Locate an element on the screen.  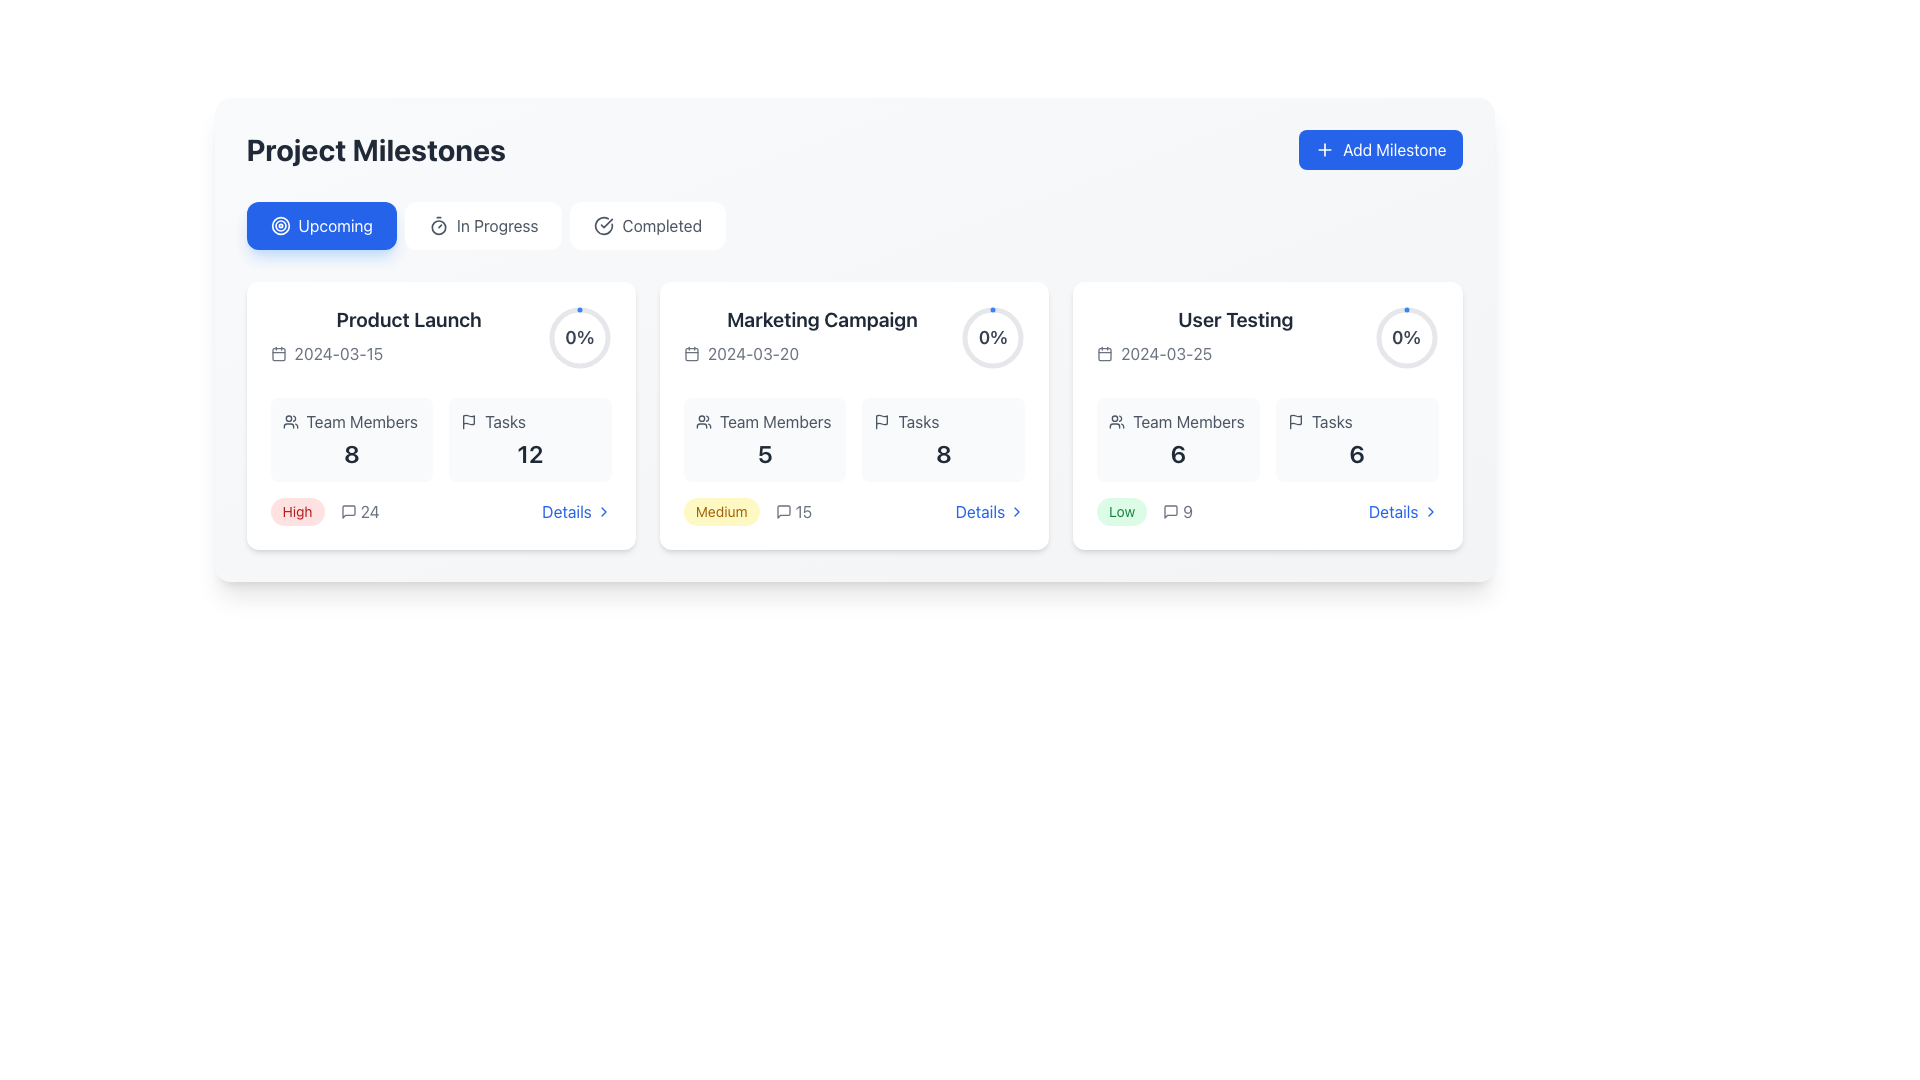
the informational text group with an icon that displays the number of team members assigned to the 'User Testing' milestone is located at coordinates (1178, 438).